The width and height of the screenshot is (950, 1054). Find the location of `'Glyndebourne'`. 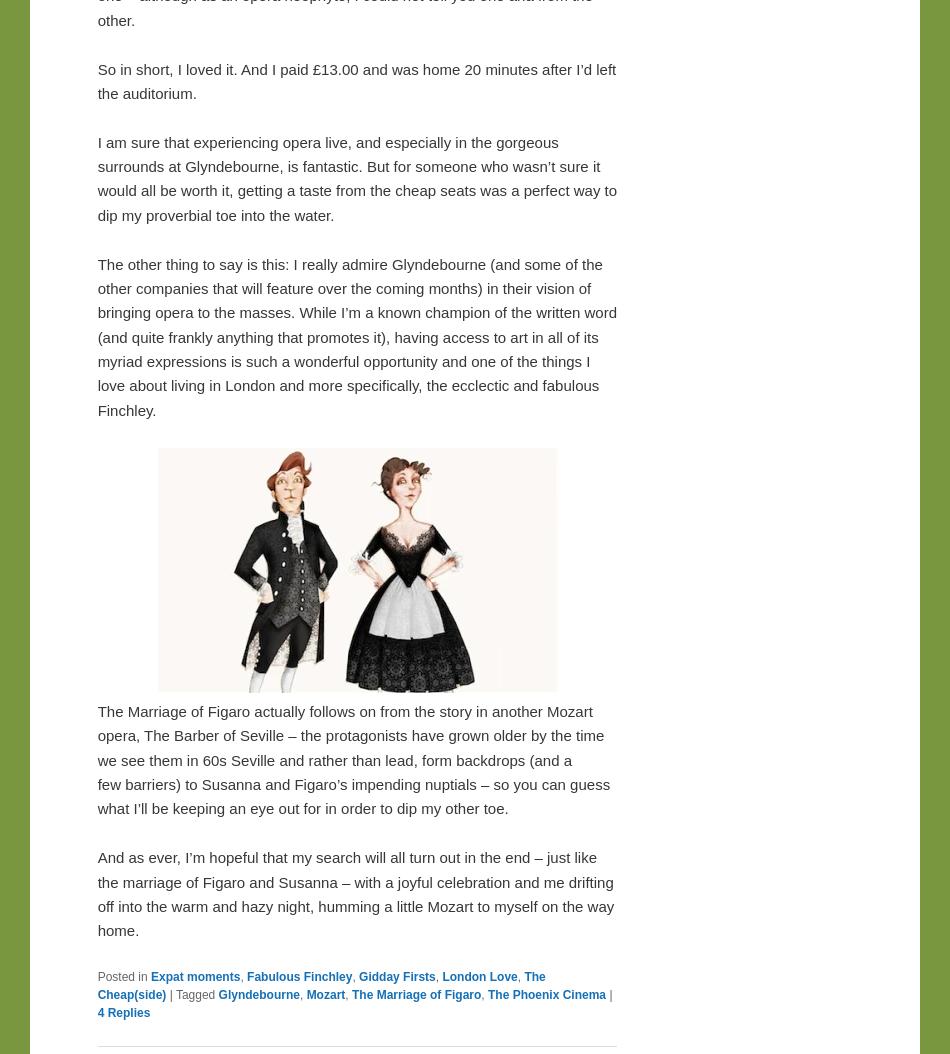

'Glyndebourne' is located at coordinates (218, 994).